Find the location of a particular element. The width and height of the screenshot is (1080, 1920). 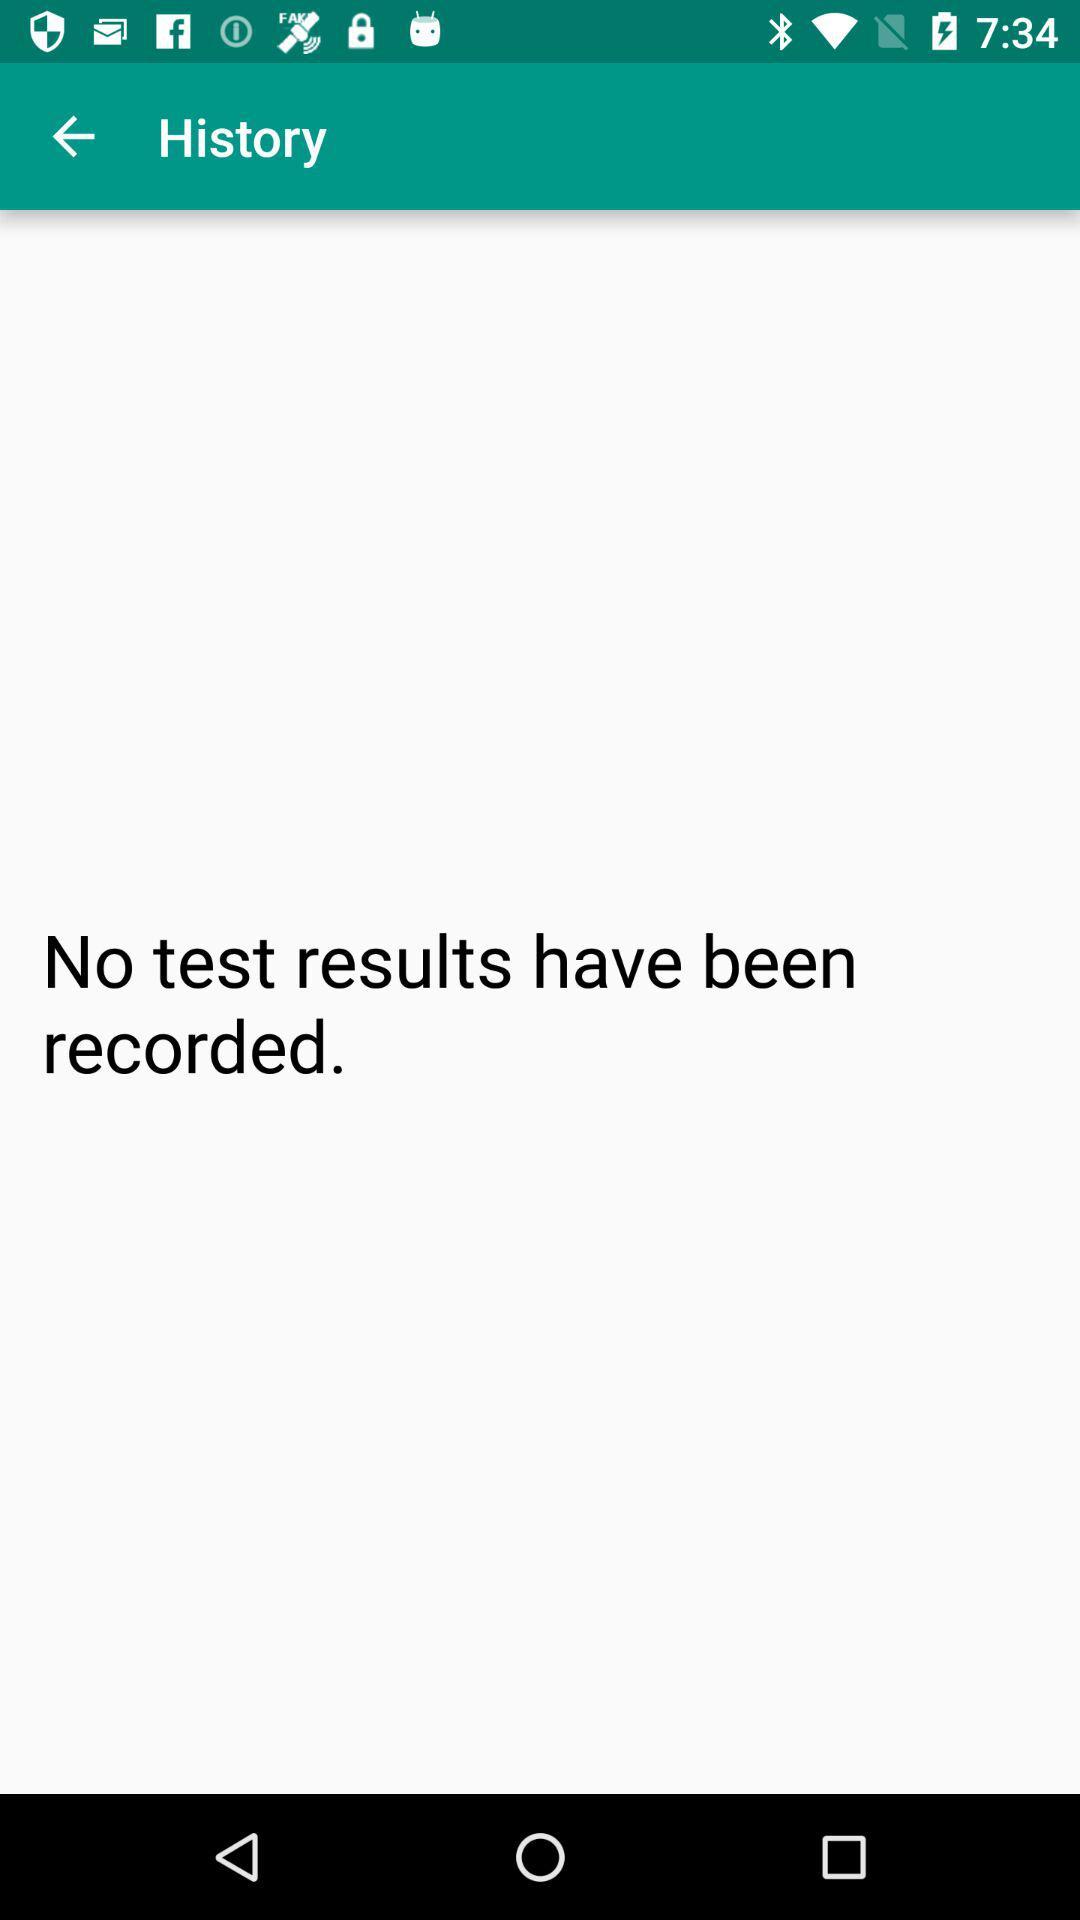

the icon to the left of the history app is located at coordinates (72, 135).